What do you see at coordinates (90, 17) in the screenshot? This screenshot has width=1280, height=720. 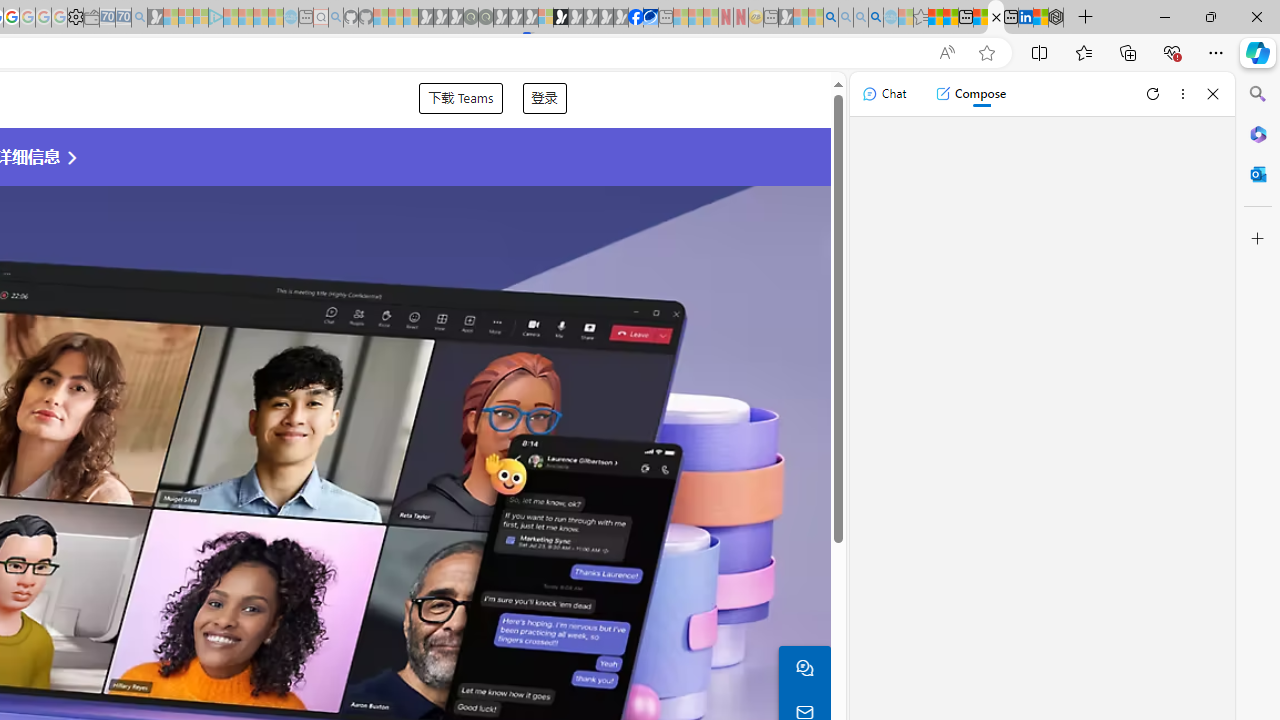 I see `'Wallet - Sleeping'` at bounding box center [90, 17].